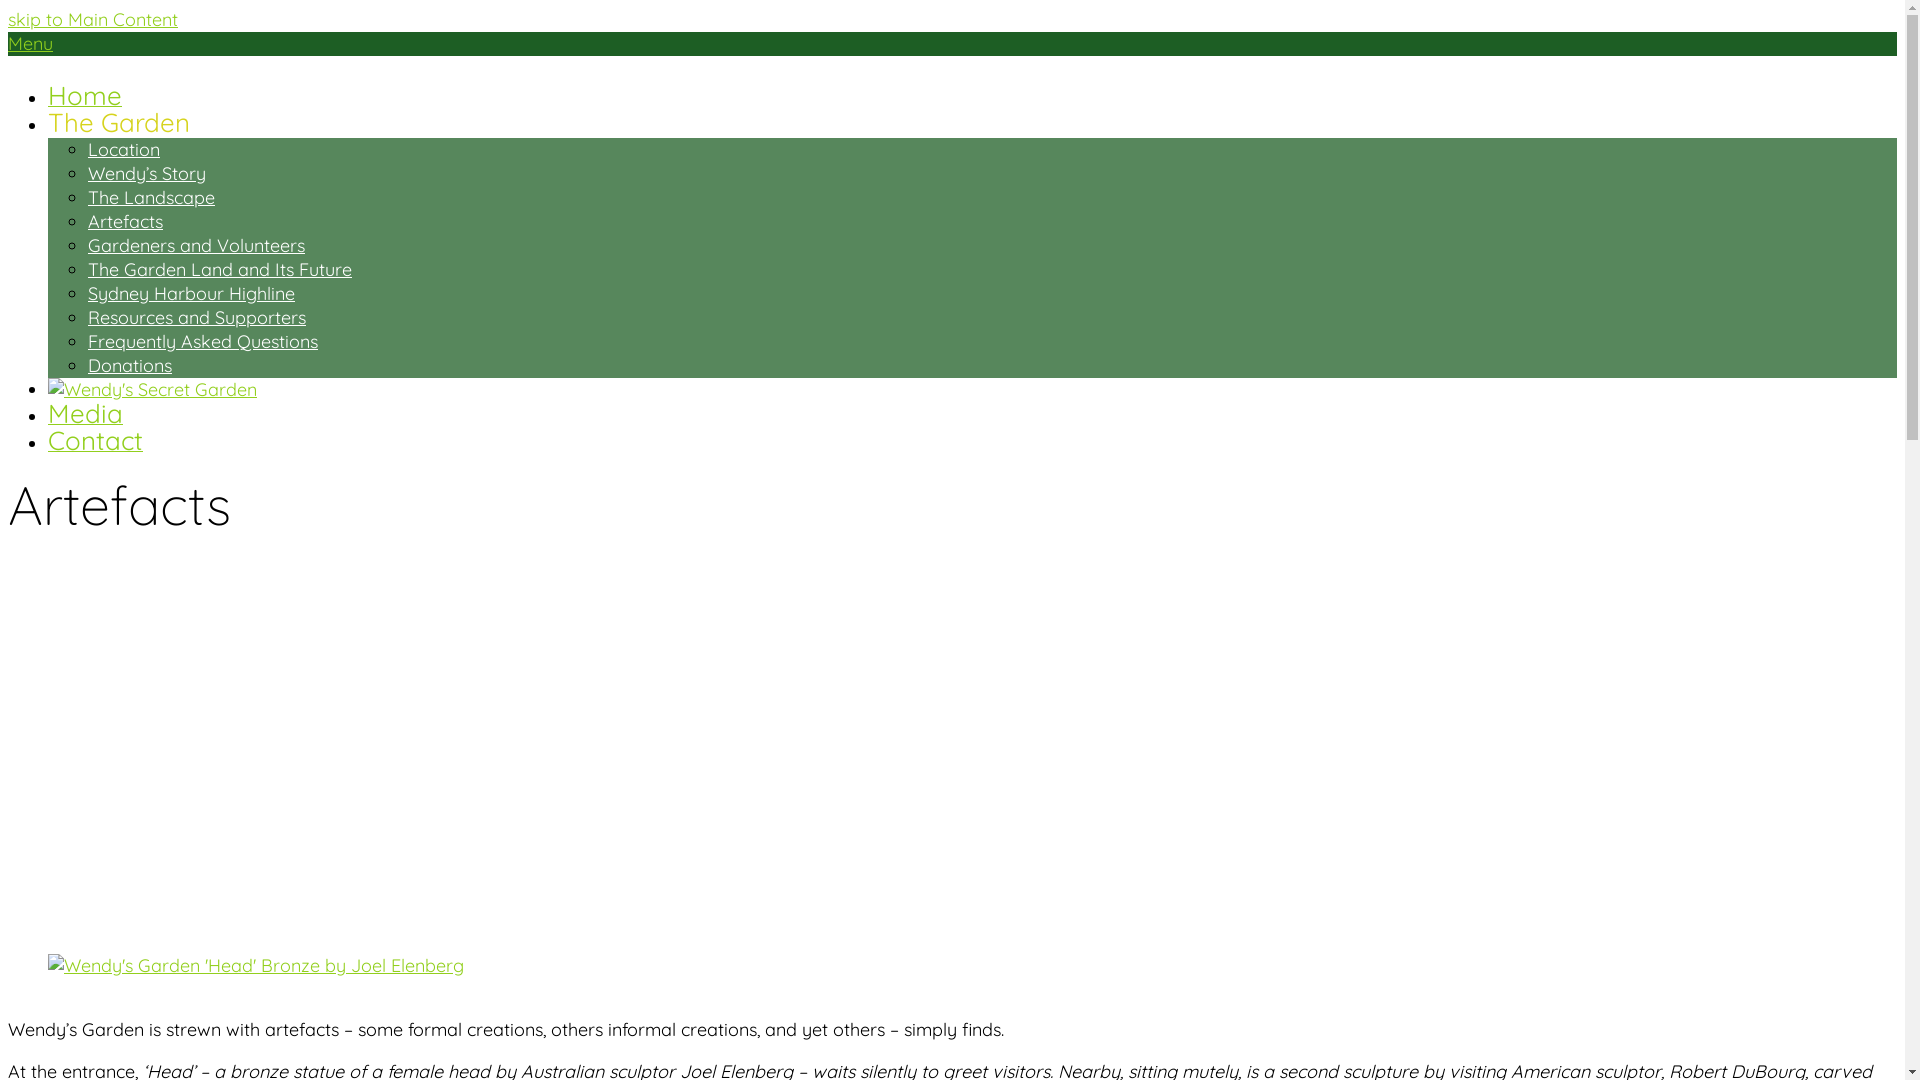 This screenshot has width=1920, height=1080. I want to click on 'Home', so click(84, 98).